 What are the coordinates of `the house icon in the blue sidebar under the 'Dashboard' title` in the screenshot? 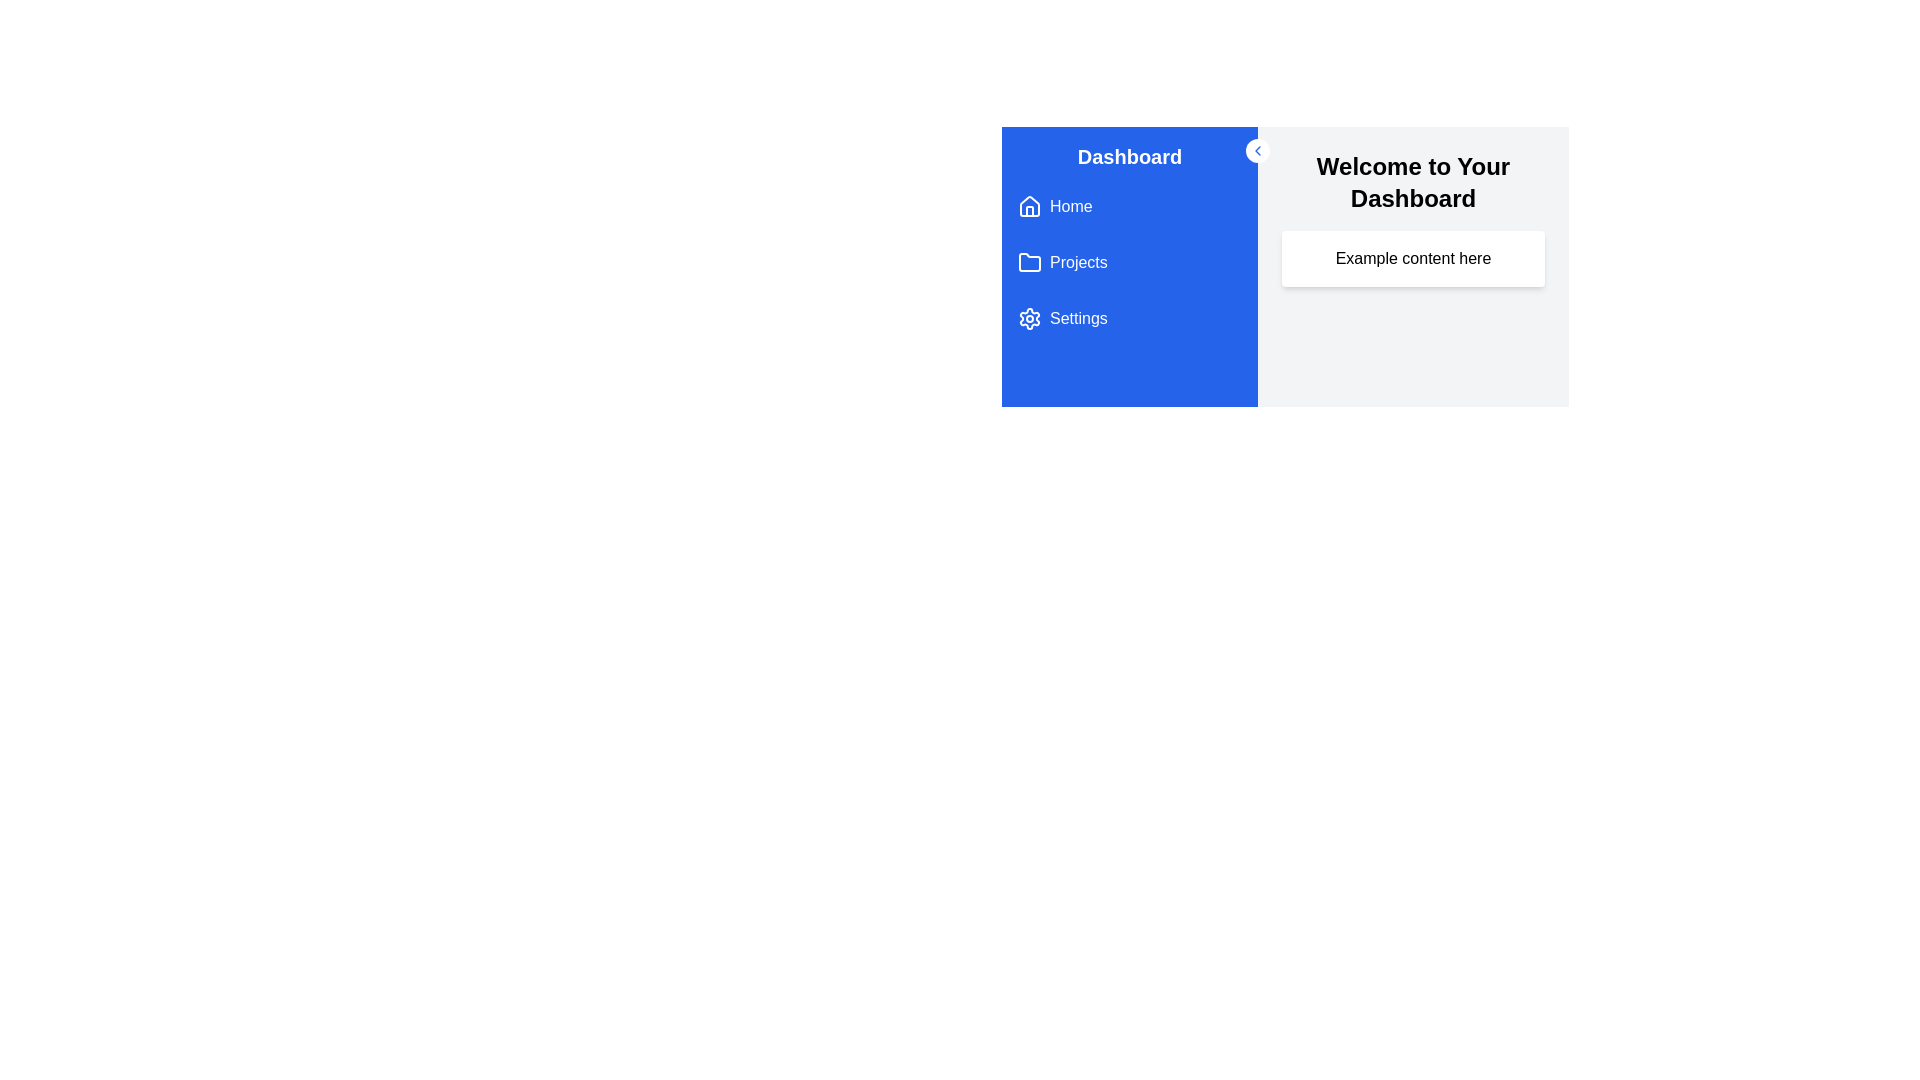 It's located at (1030, 207).